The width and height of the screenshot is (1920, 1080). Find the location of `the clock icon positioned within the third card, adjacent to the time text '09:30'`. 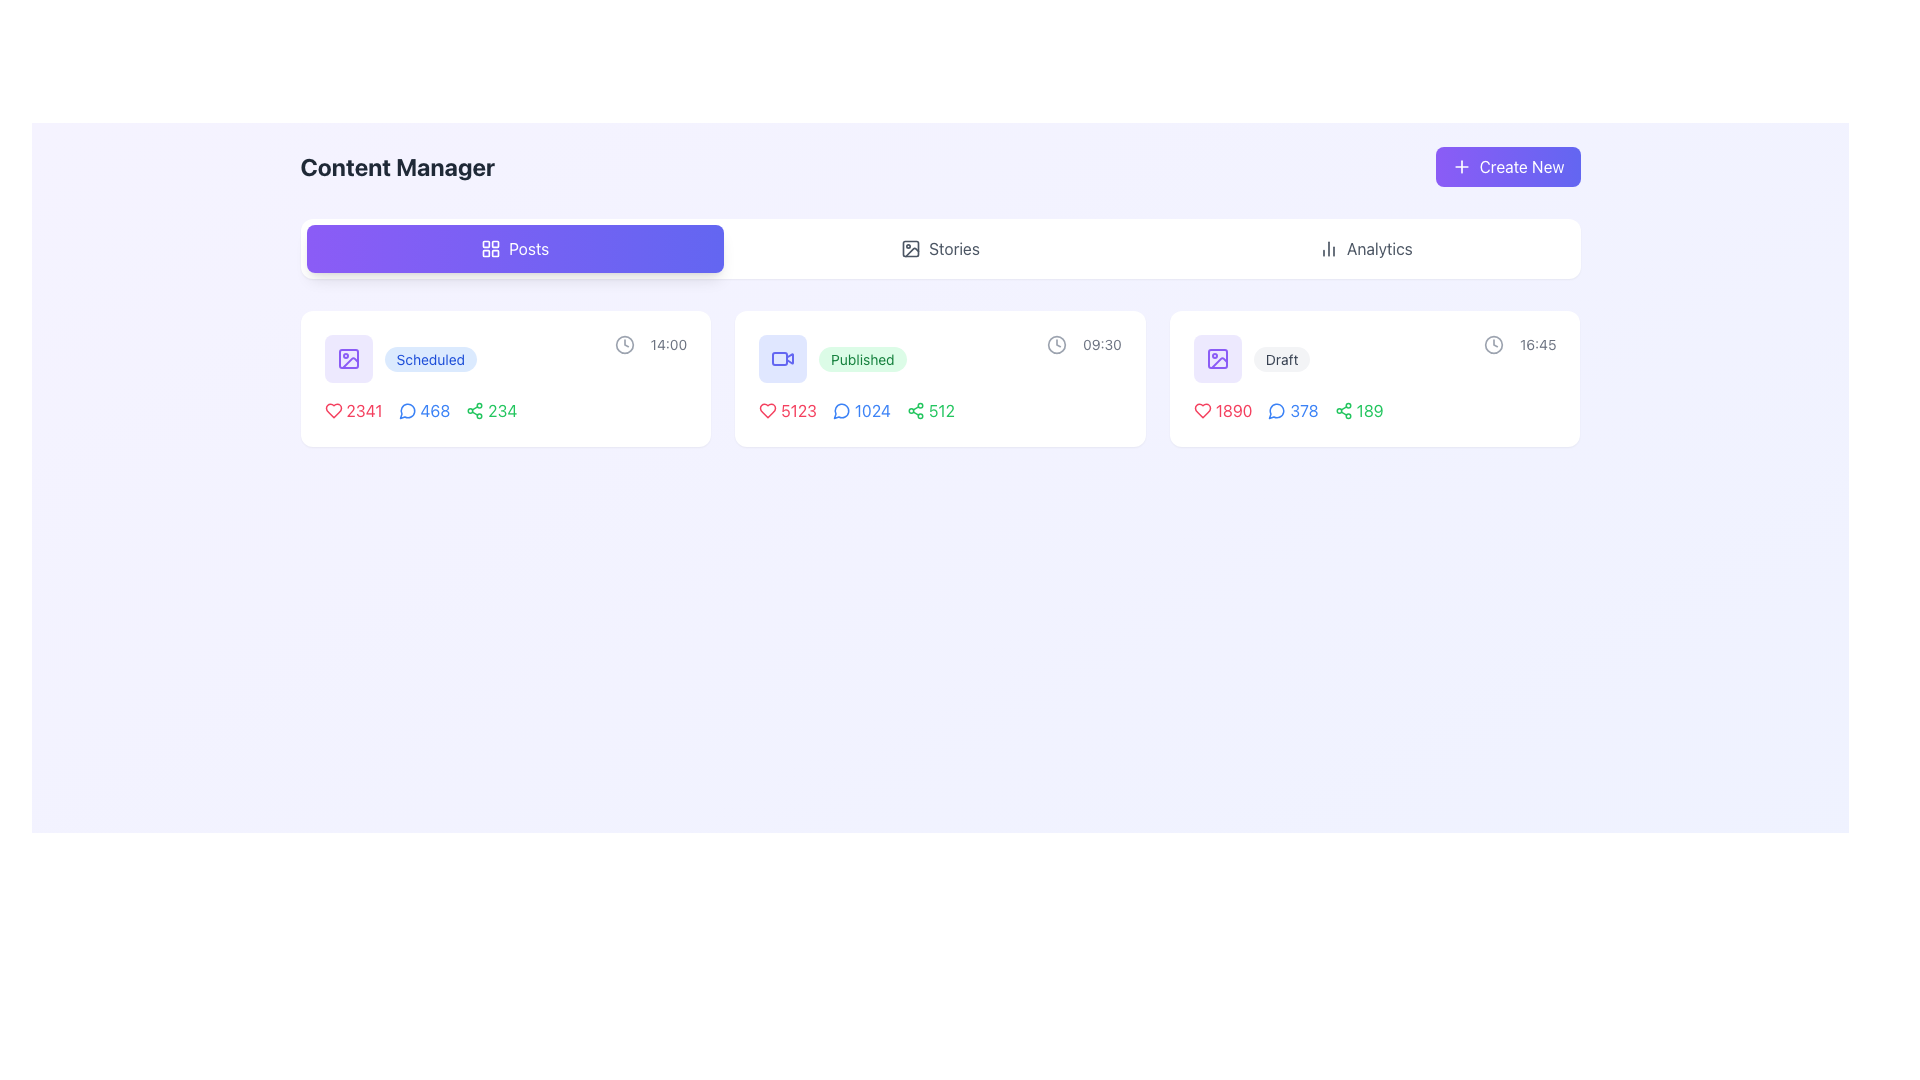

the clock icon positioned within the third card, adjacent to the time text '09:30' is located at coordinates (1056, 343).